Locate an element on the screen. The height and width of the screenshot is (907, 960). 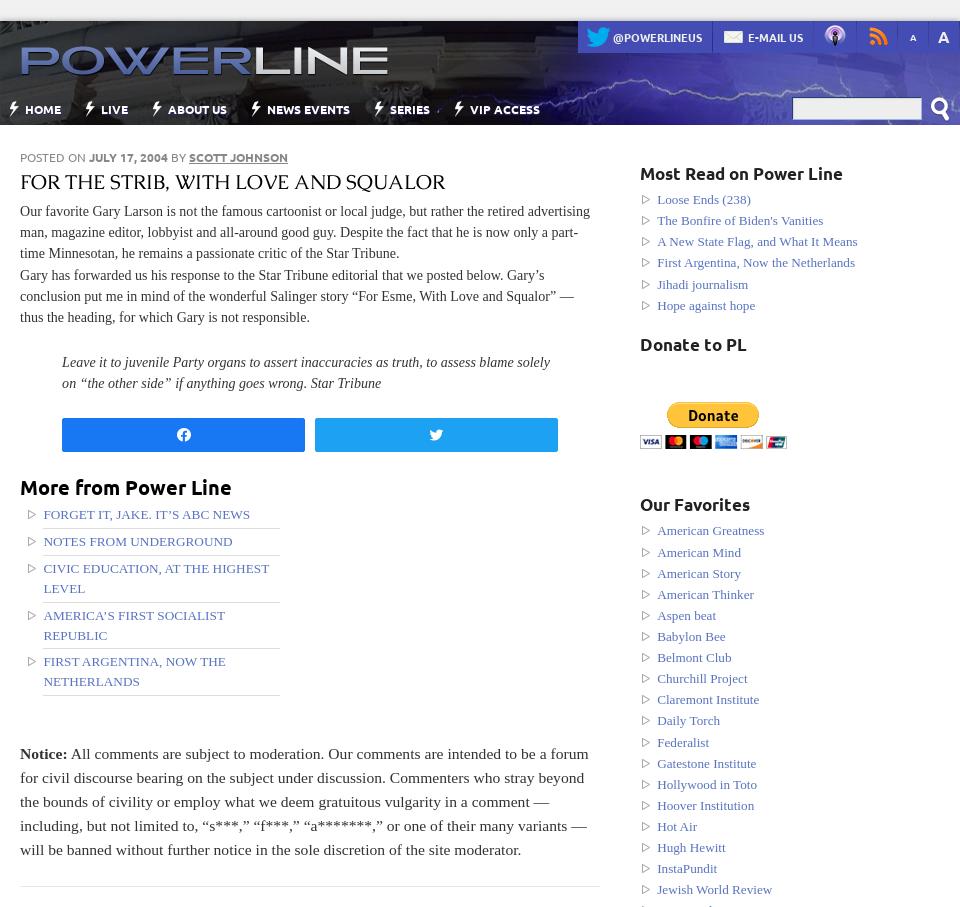
'Jihadi journalism' is located at coordinates (656, 282).